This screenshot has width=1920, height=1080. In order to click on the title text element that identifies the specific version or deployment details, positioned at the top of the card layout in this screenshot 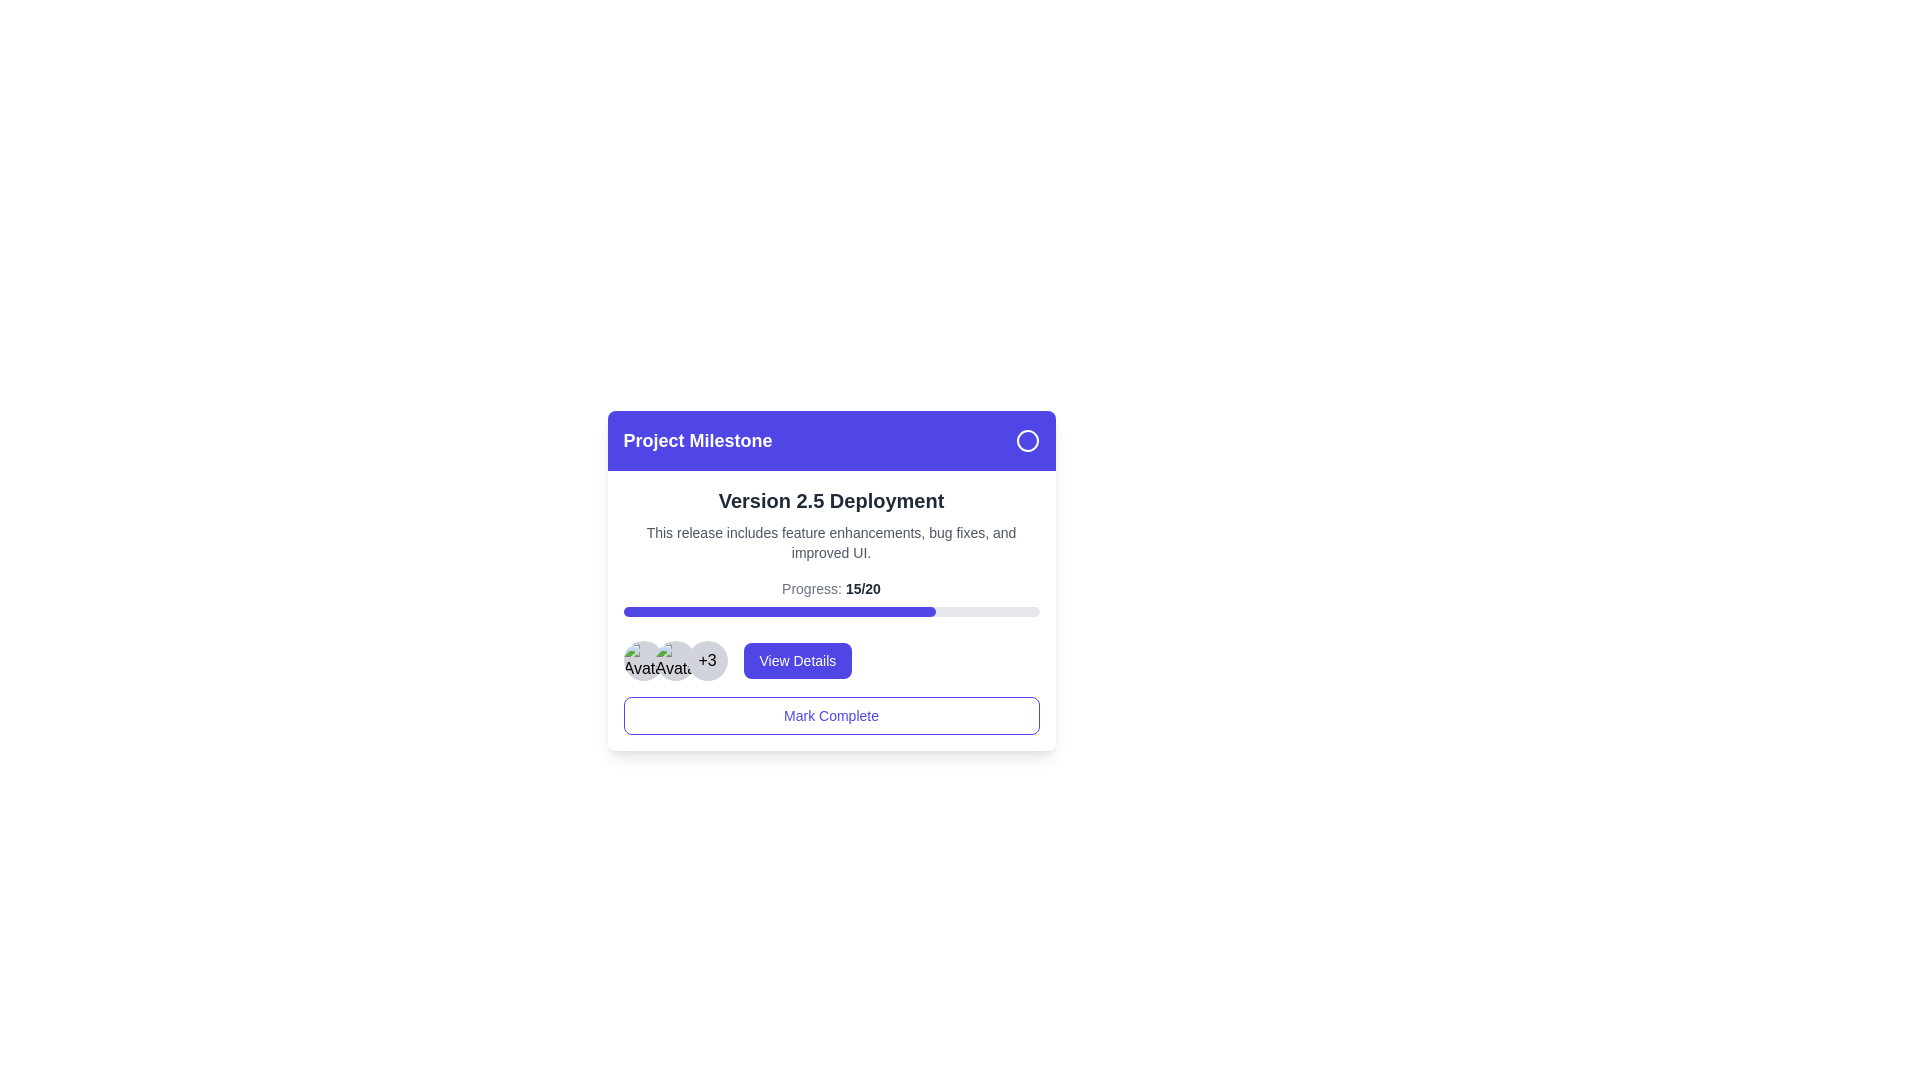, I will do `click(831, 500)`.